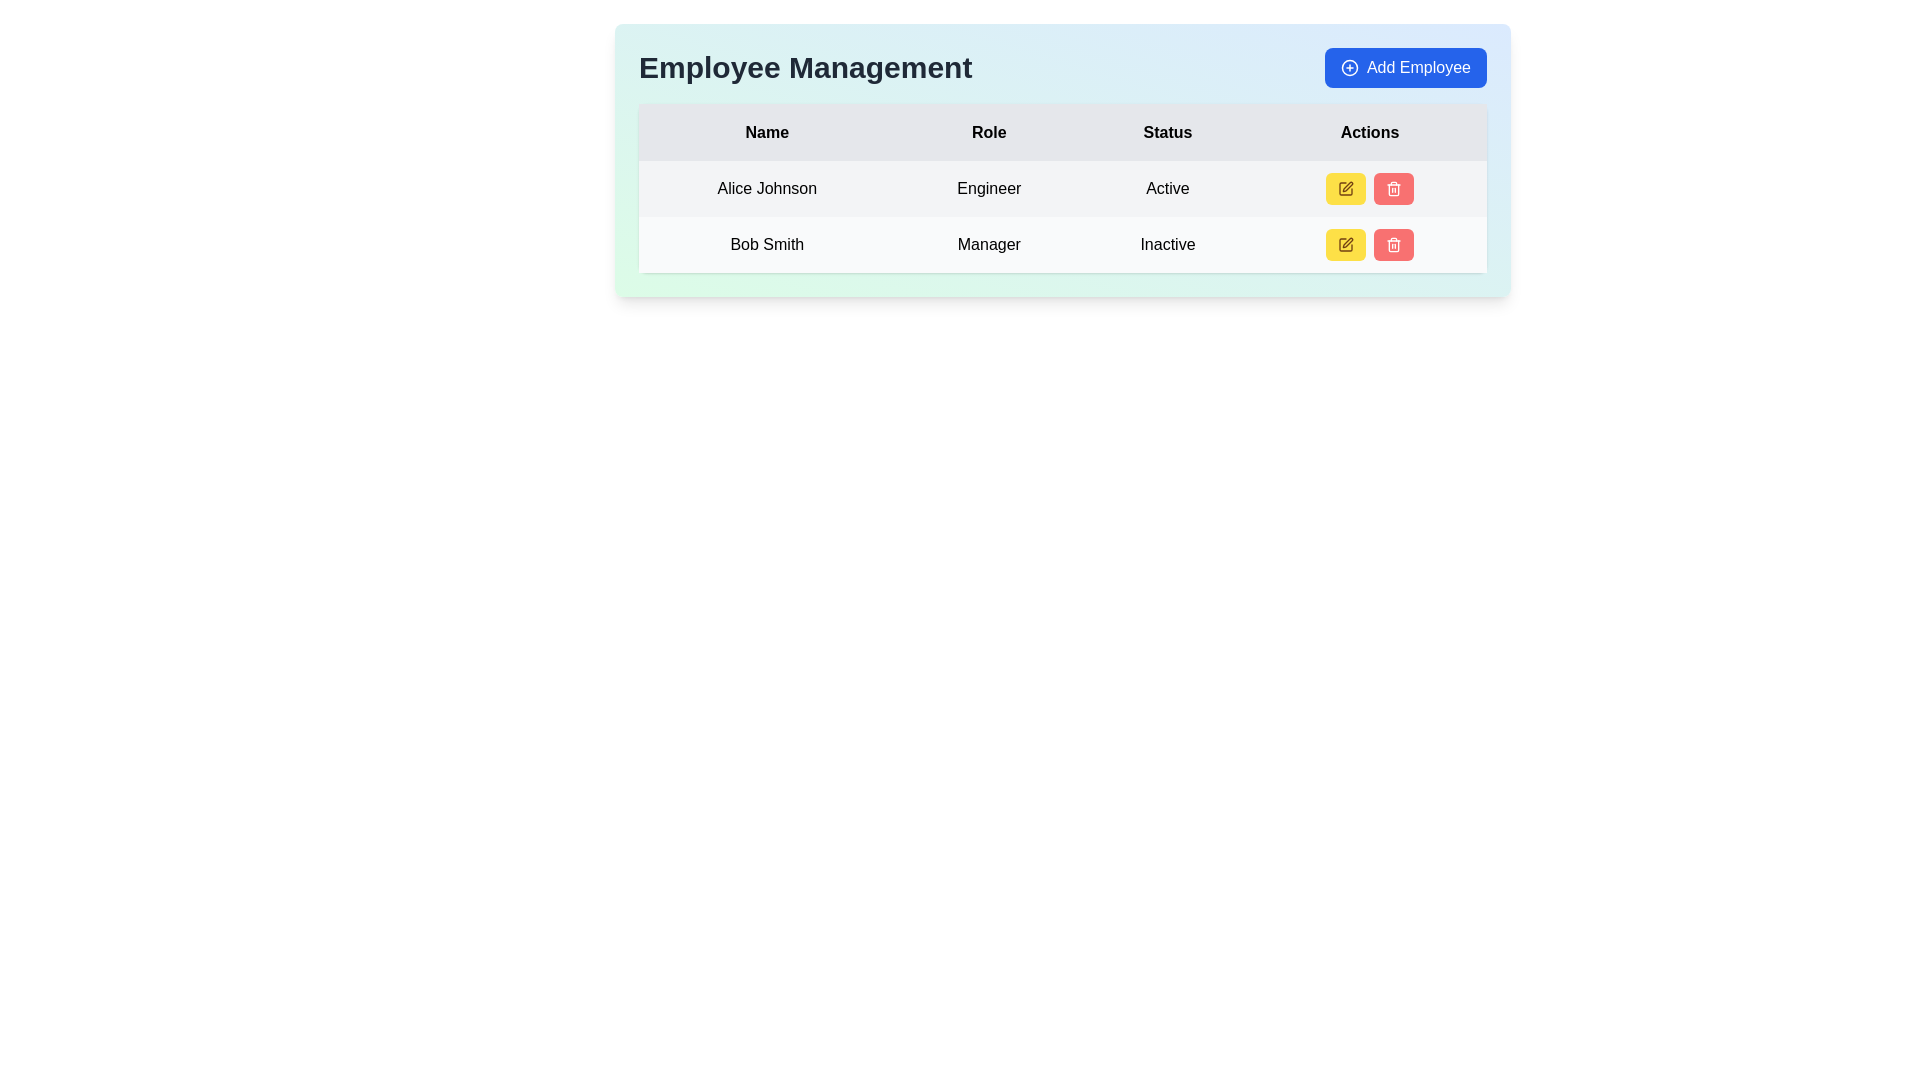 This screenshot has width=1920, height=1080. I want to click on the header label for the last column in the table that indicates action buttons for each row, so click(1368, 132).